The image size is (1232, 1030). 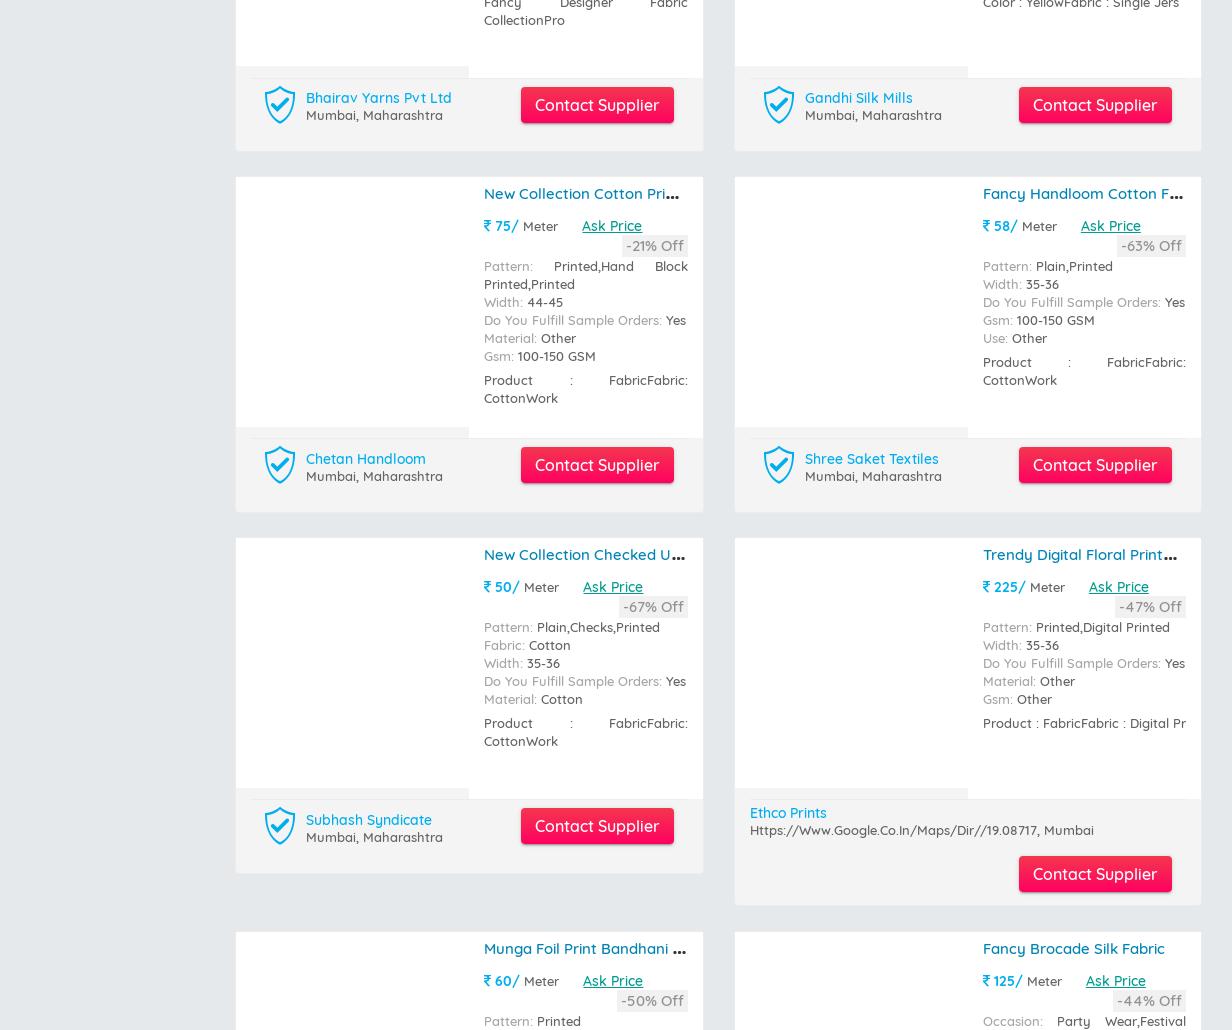 What do you see at coordinates (373, 42) in the screenshot?
I see `'mumbai, maharashtra'` at bounding box center [373, 42].